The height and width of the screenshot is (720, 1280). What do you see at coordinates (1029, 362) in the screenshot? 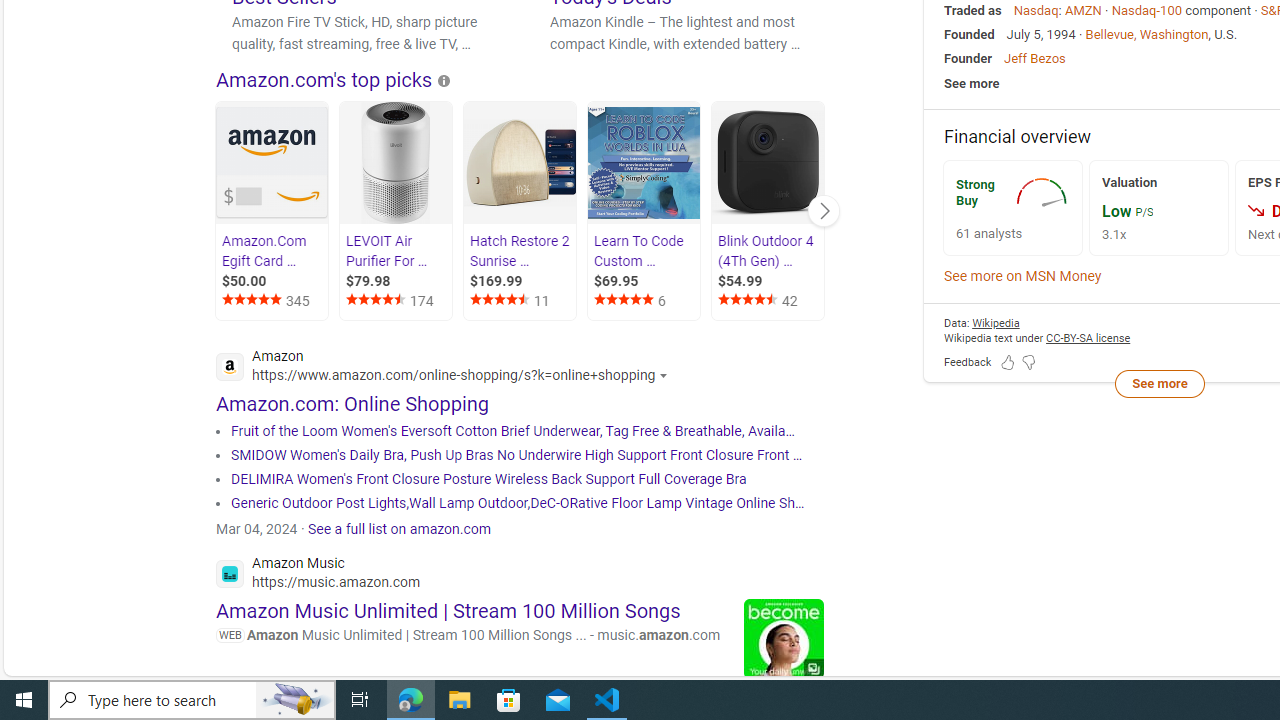
I see `'Feedback Dislike'` at bounding box center [1029, 362].